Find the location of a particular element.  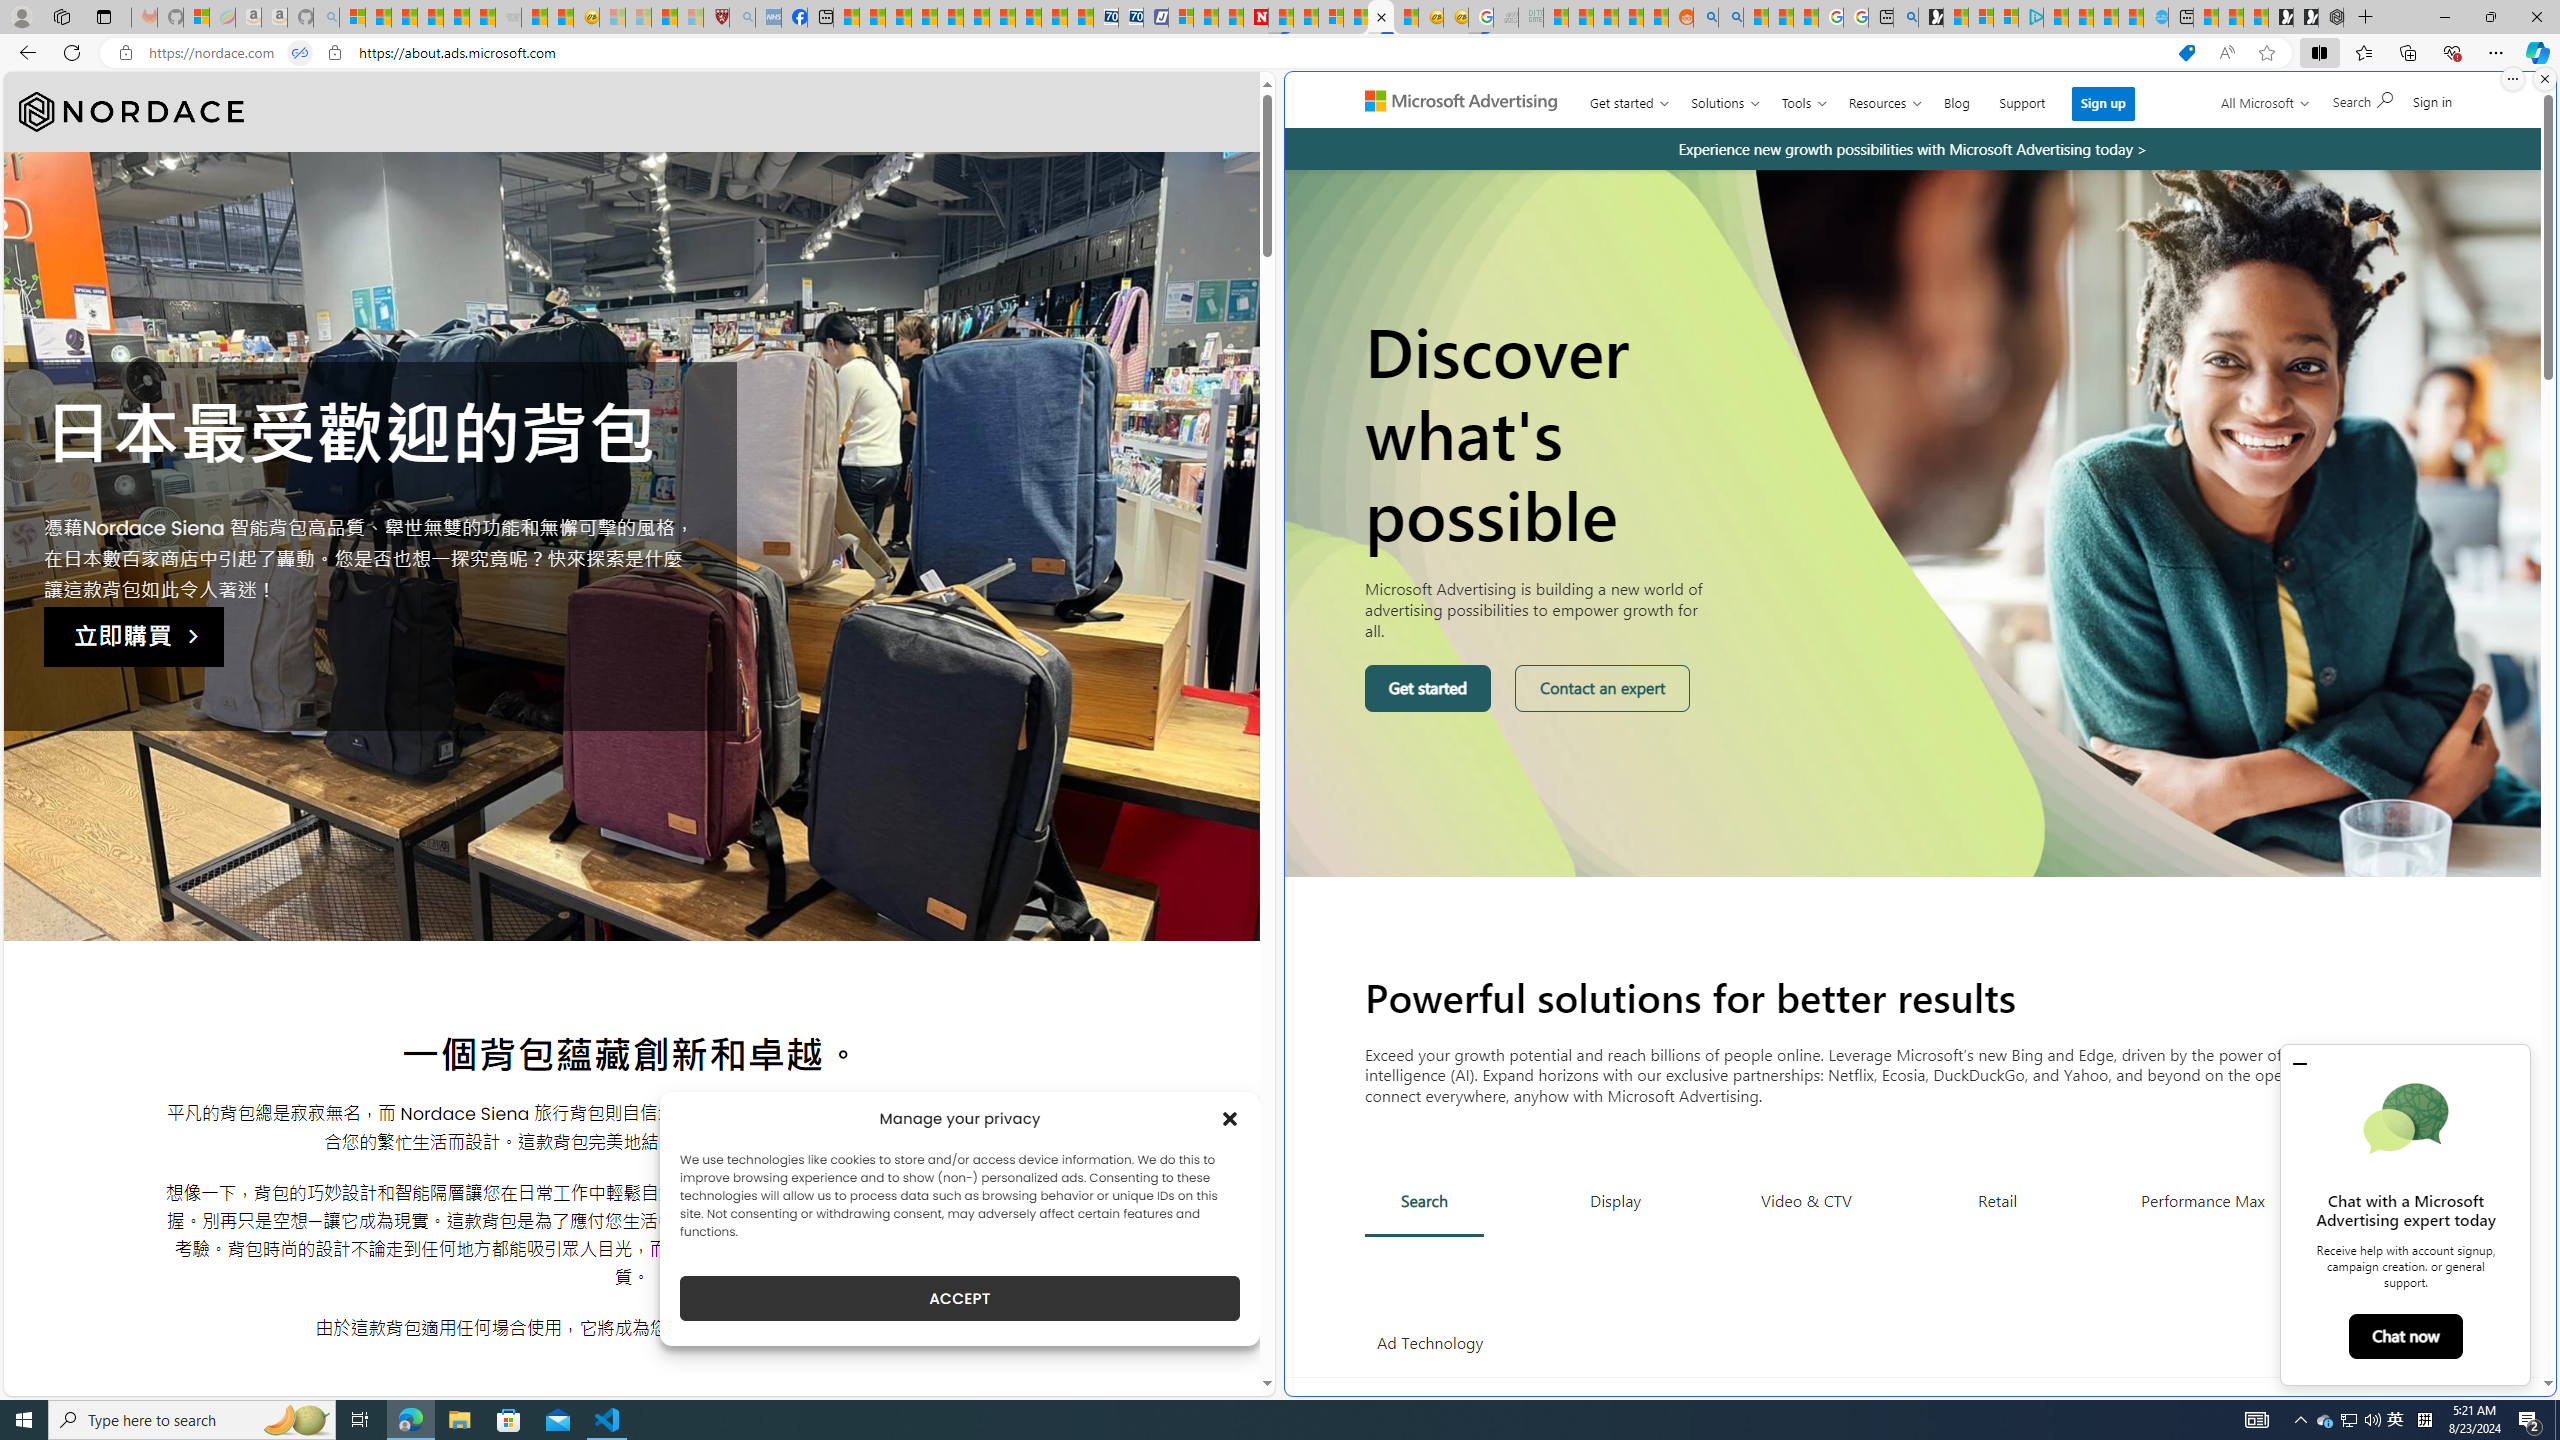

'ACCEPT' is located at coordinates (959, 1298).